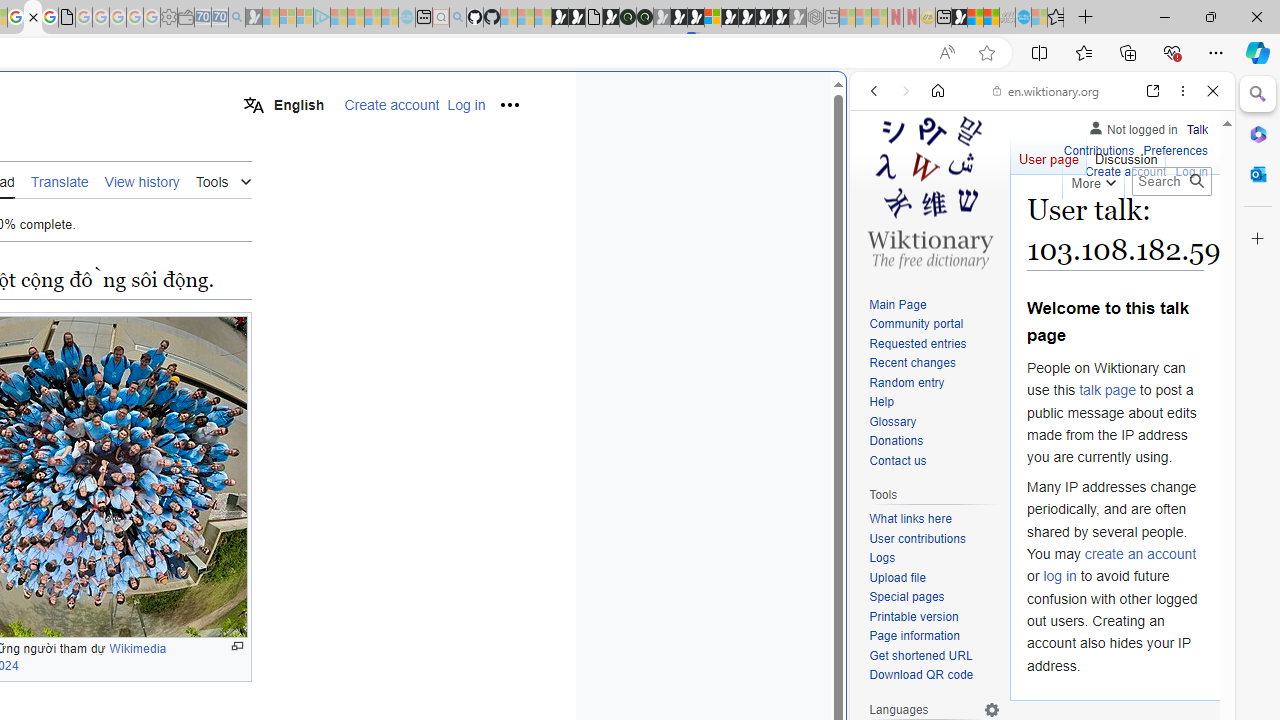 This screenshot has height=720, width=1280. What do you see at coordinates (896, 460) in the screenshot?
I see `'Contact us'` at bounding box center [896, 460].